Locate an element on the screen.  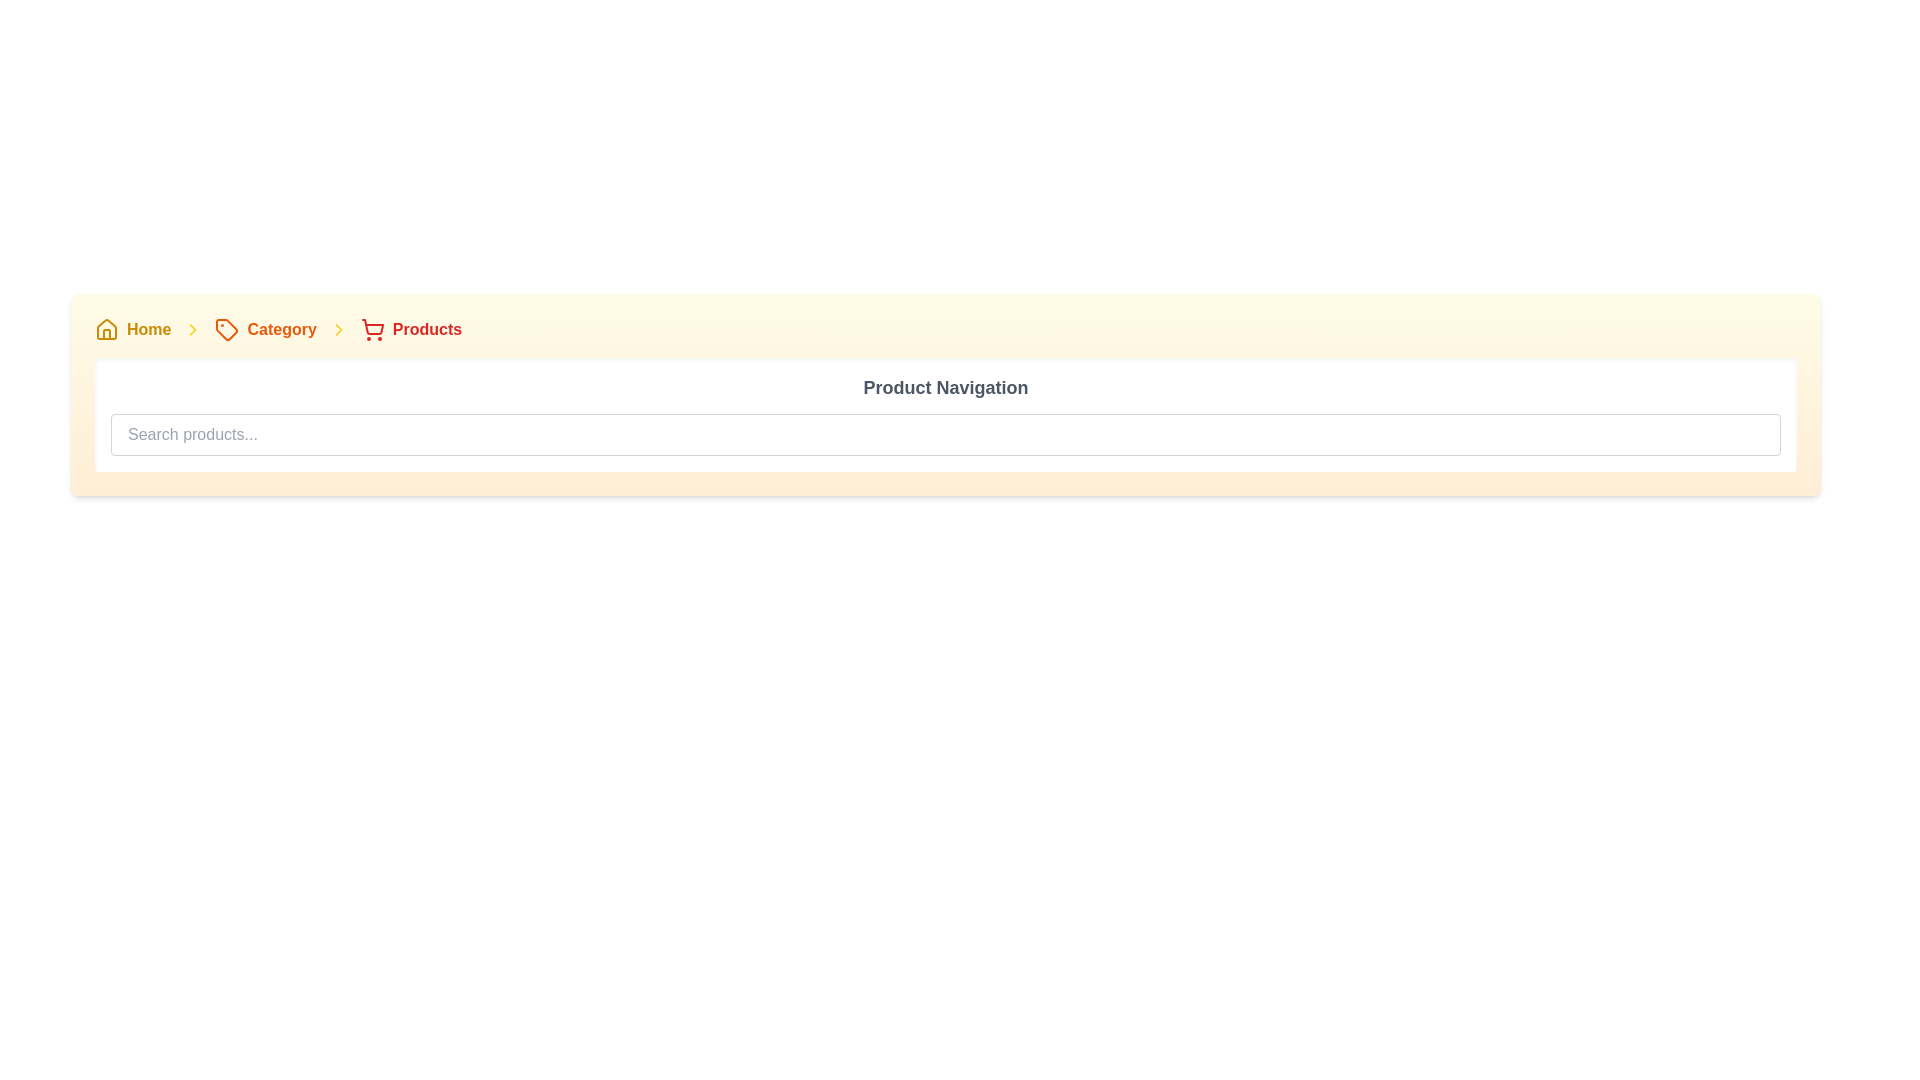
the bold text label displaying 'Product Navigation' which is styled in gray and centered above the search input field is located at coordinates (944, 388).